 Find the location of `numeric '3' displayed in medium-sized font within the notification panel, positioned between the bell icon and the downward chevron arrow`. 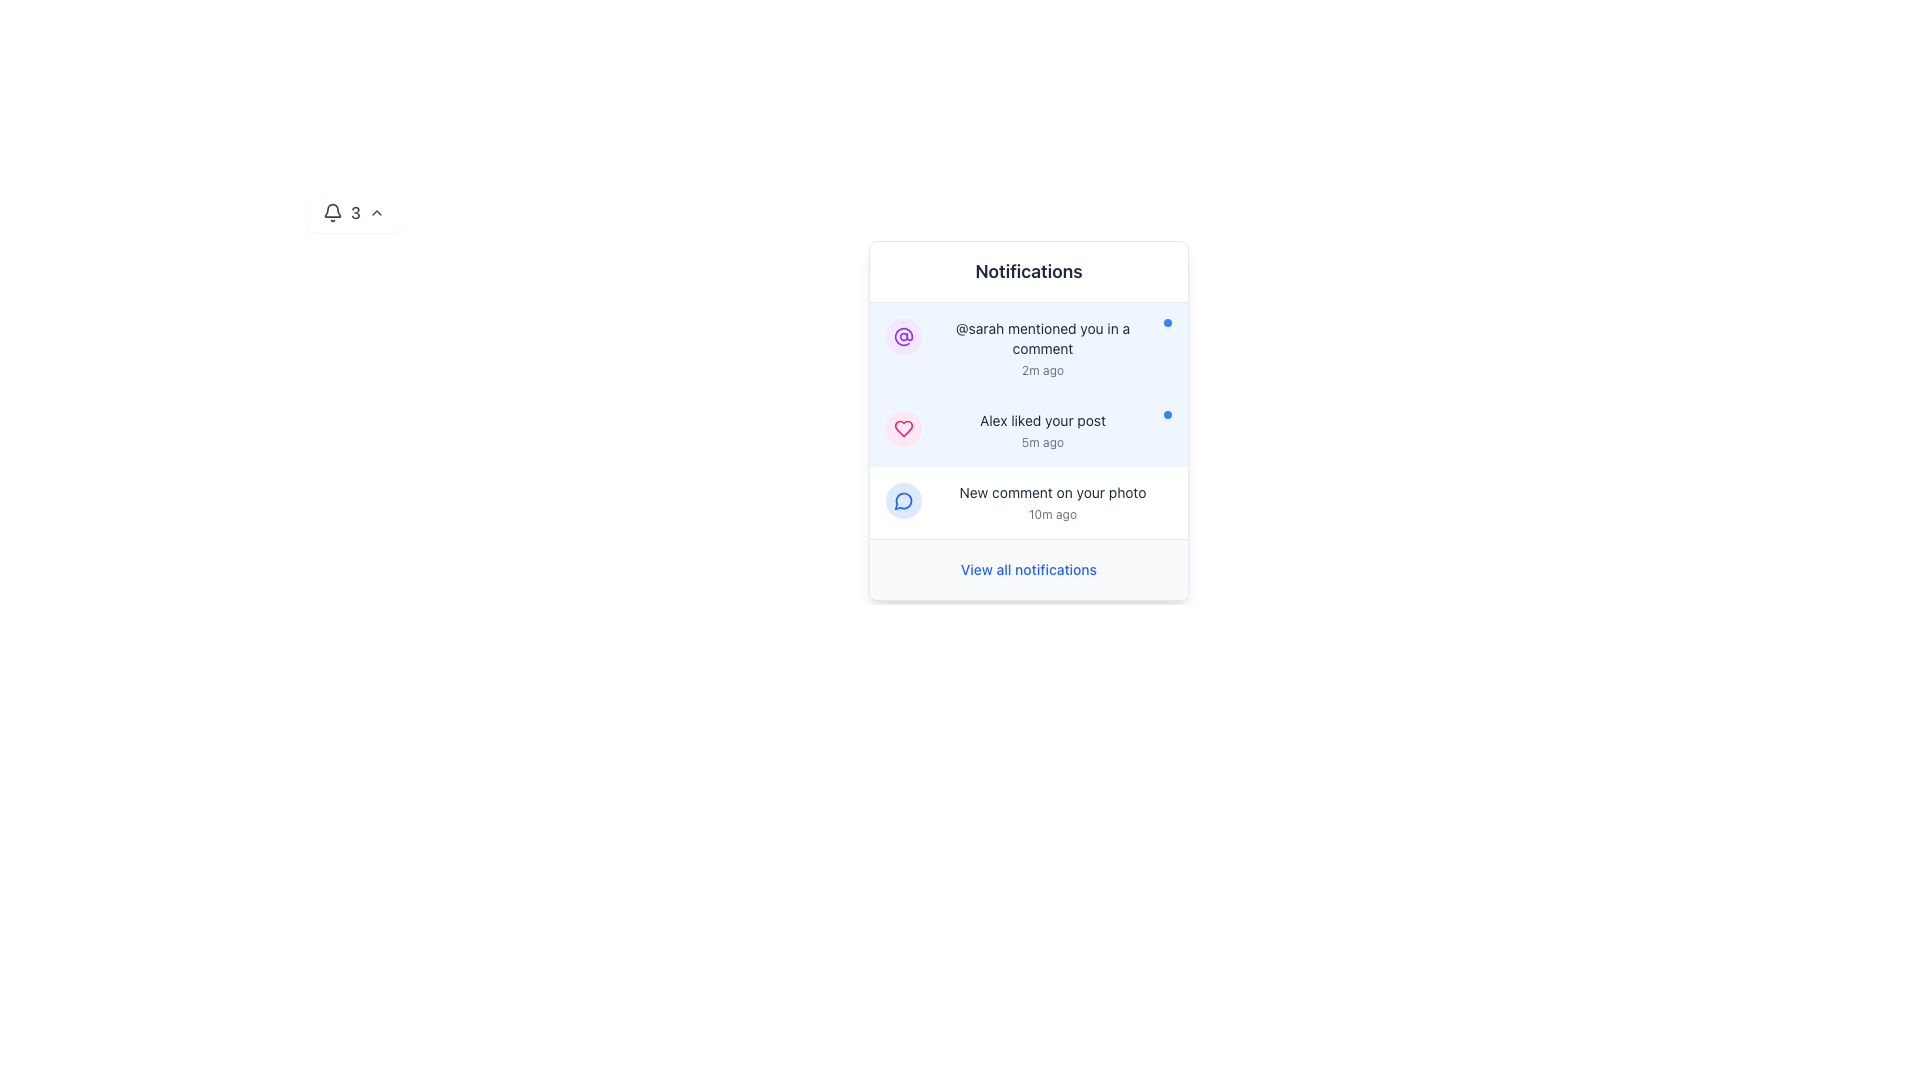

numeric '3' displayed in medium-sized font within the notification panel, positioned between the bell icon and the downward chevron arrow is located at coordinates (355, 212).